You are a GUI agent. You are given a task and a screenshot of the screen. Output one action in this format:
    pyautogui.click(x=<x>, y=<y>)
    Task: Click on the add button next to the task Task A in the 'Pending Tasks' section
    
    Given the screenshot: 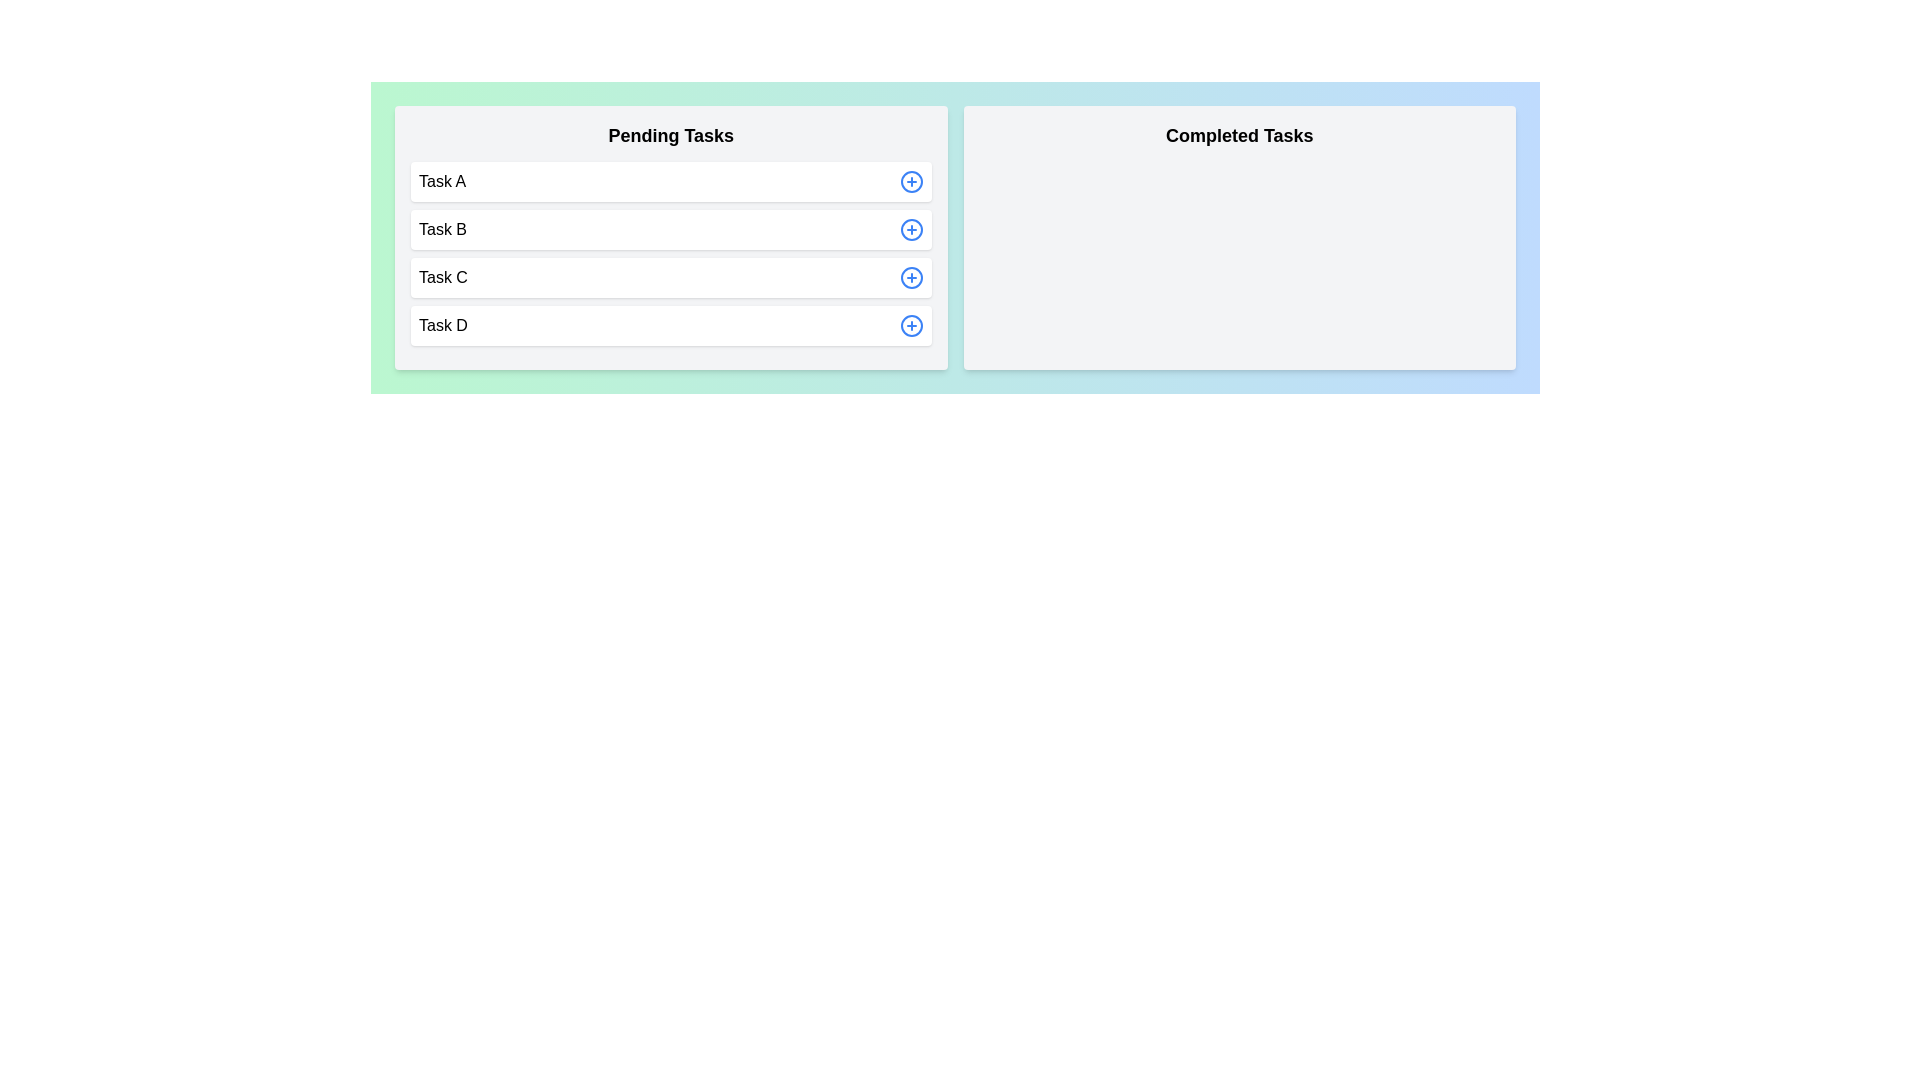 What is the action you would take?
    pyautogui.click(x=910, y=181)
    